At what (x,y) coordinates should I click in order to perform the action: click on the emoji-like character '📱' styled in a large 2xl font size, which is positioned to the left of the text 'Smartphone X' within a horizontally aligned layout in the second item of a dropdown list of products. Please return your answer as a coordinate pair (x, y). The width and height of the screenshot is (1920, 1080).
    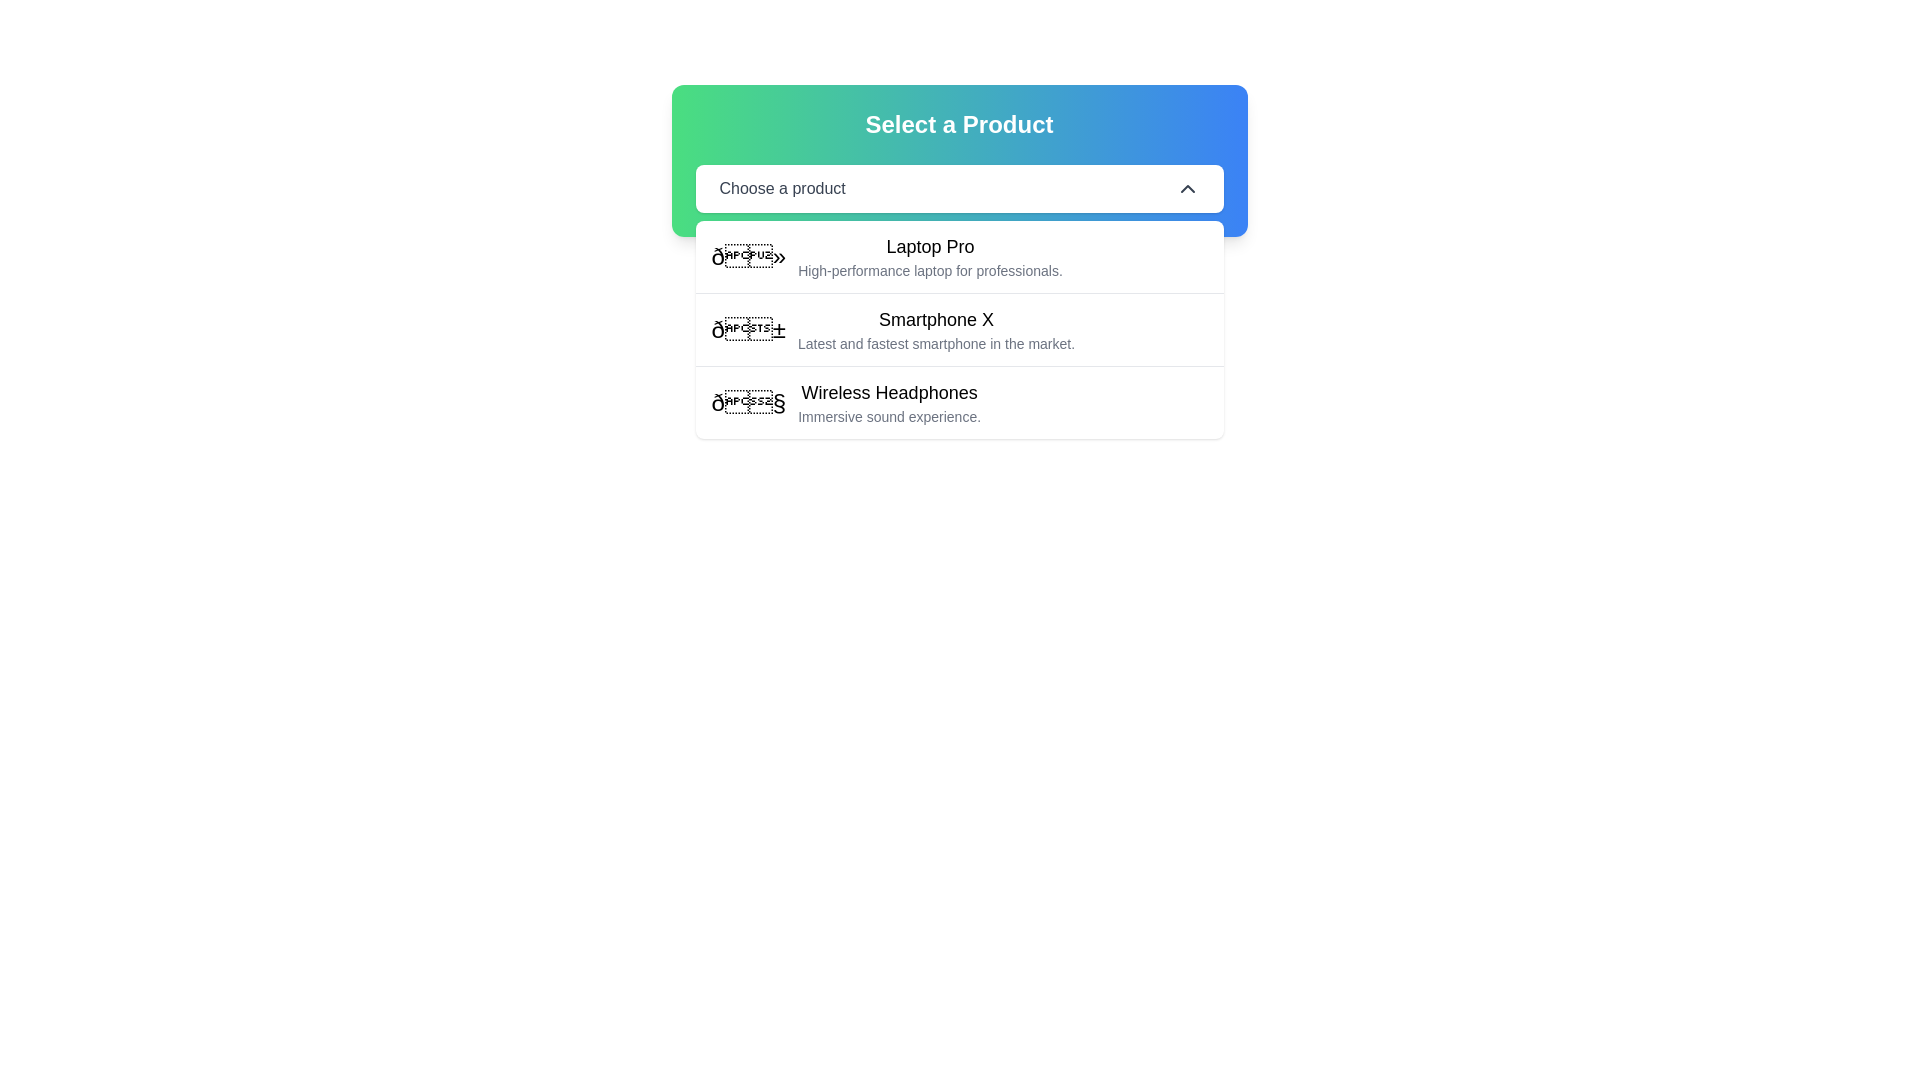
    Looking at the image, I should click on (747, 329).